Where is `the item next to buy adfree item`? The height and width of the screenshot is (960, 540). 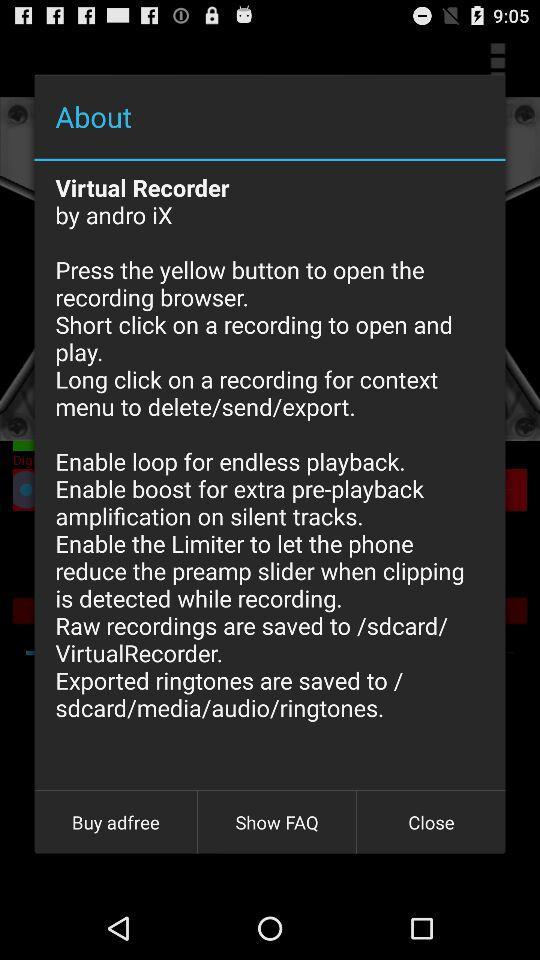 the item next to buy adfree item is located at coordinates (276, 822).